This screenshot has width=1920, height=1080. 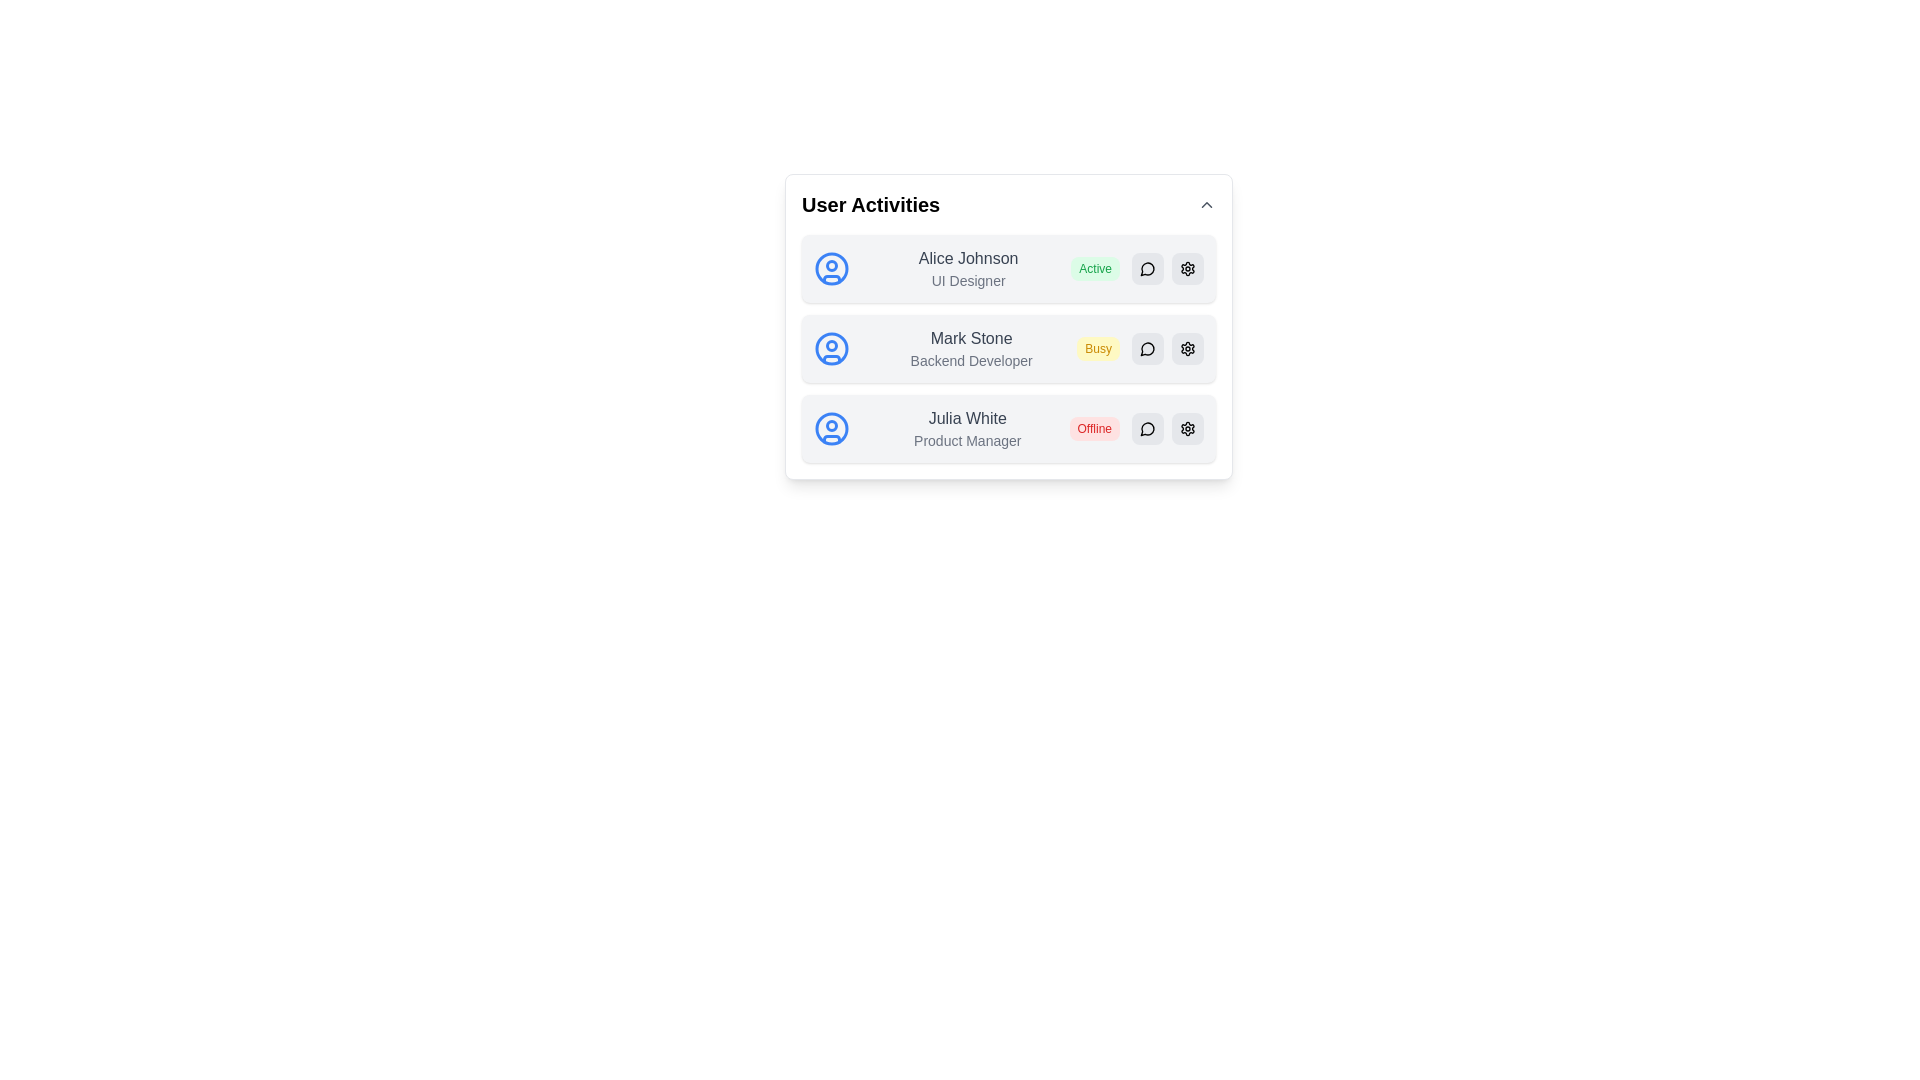 I want to click on the User Information Card for 'Mark Stone', which contains a blue user icon, bold gray name, gray subtext, and a yellow 'Busy' status indicator, so click(x=1008, y=347).